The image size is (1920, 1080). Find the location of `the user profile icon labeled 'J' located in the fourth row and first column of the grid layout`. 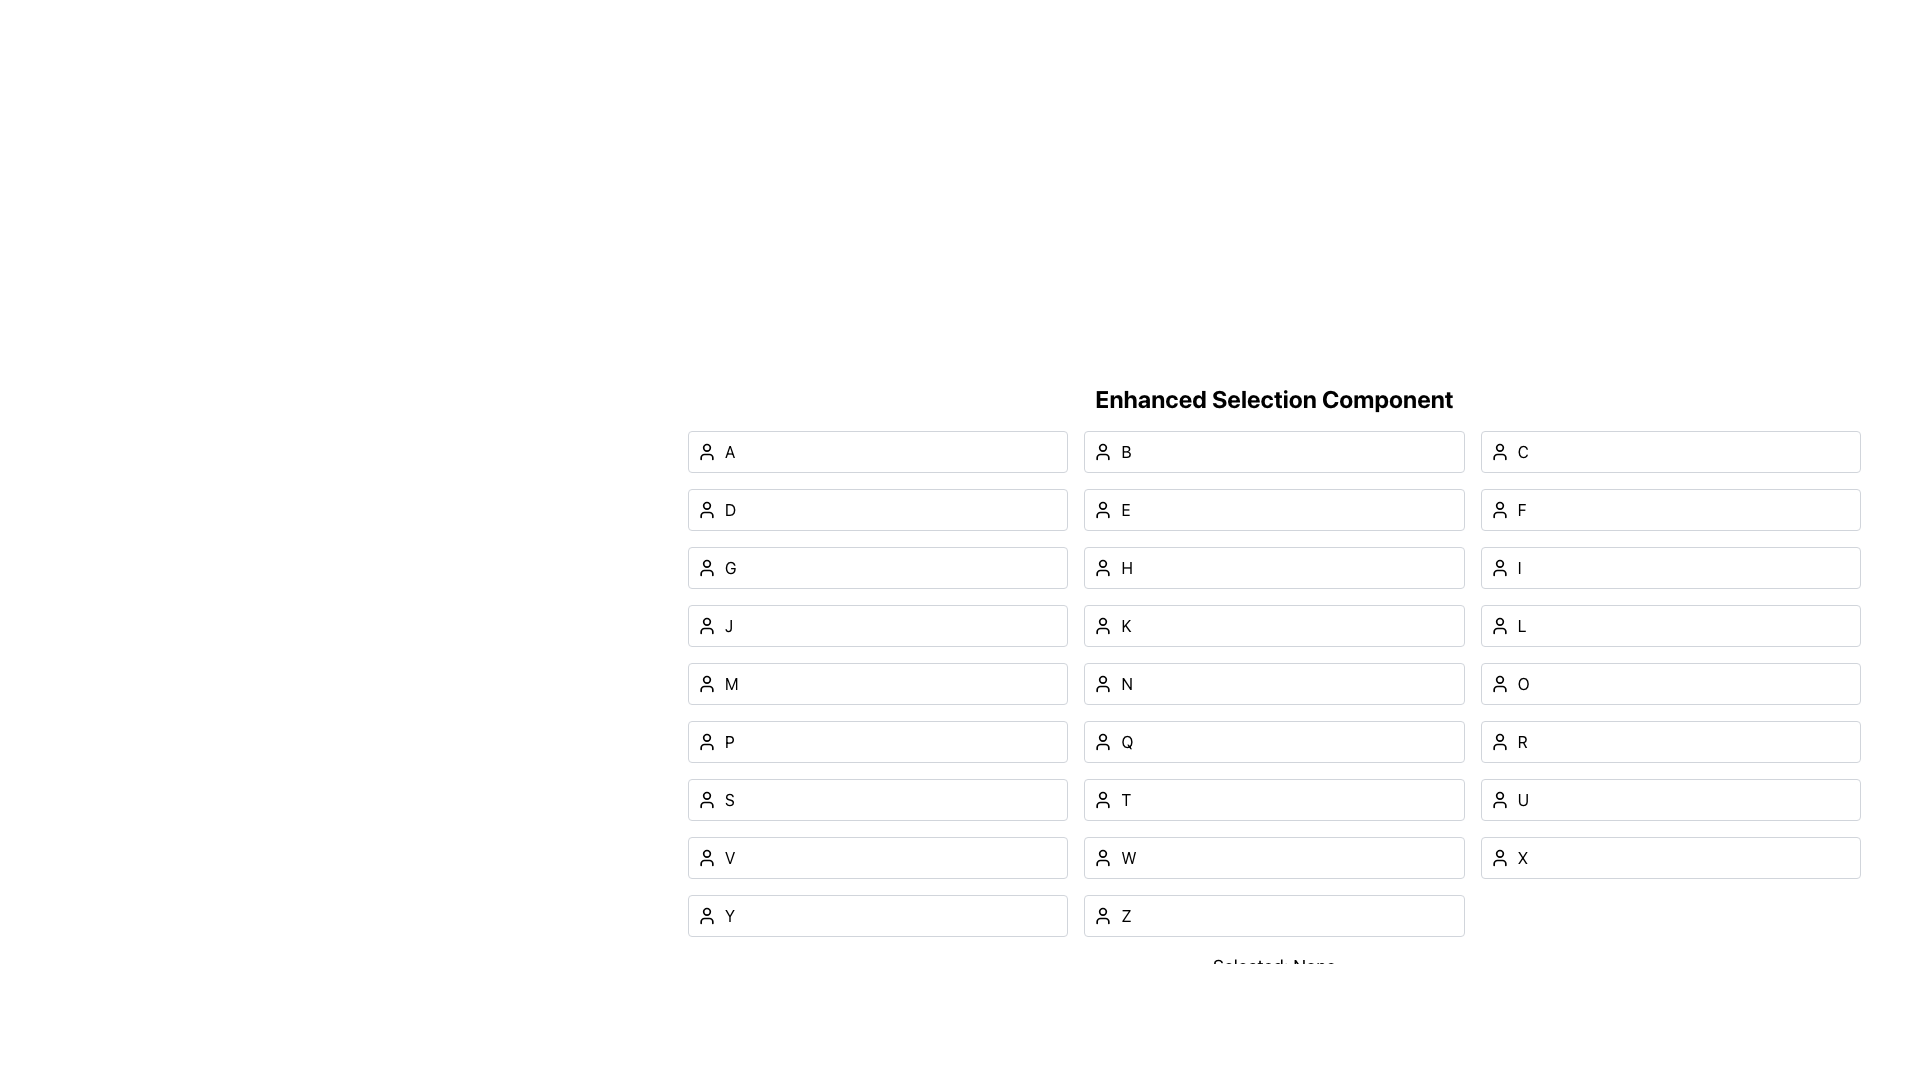

the user profile icon labeled 'J' located in the fourth row and first column of the grid layout is located at coordinates (706, 624).